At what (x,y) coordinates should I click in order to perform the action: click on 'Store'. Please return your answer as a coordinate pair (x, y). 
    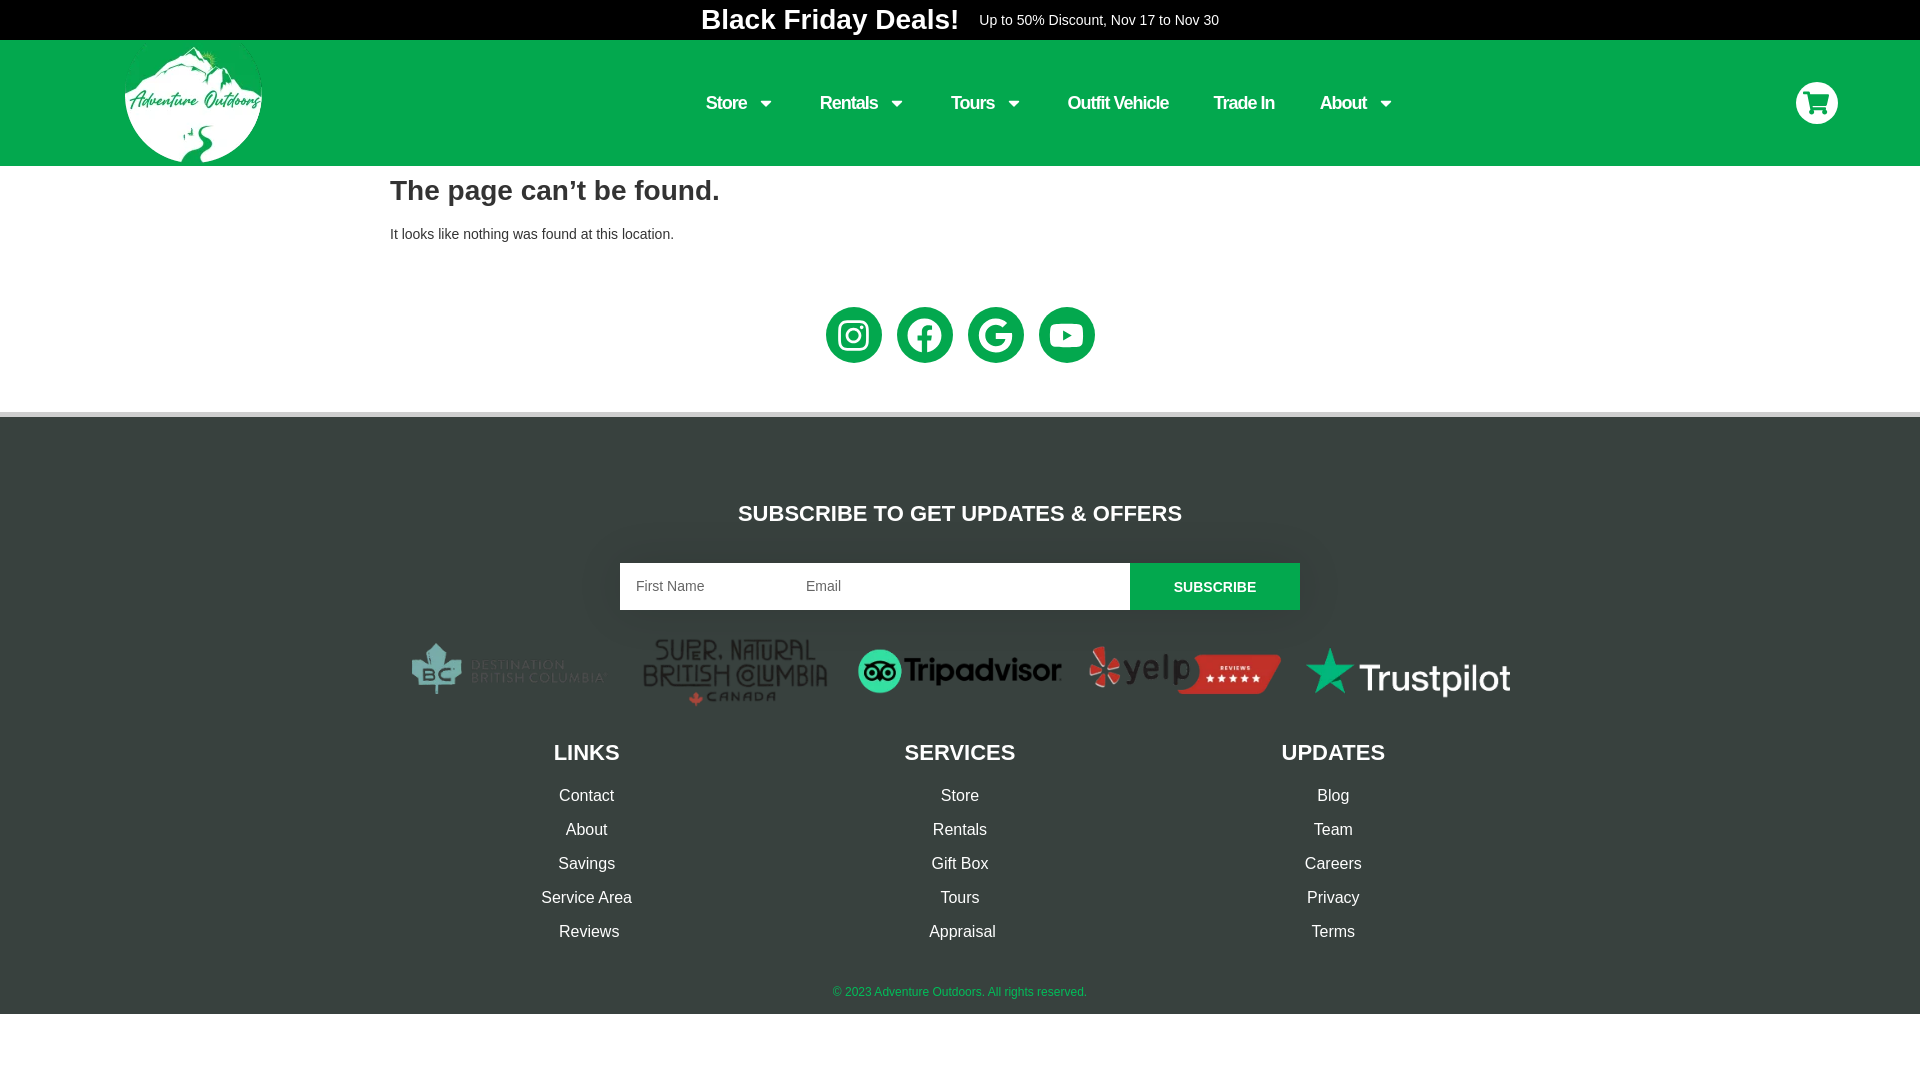
    Looking at the image, I should click on (705, 103).